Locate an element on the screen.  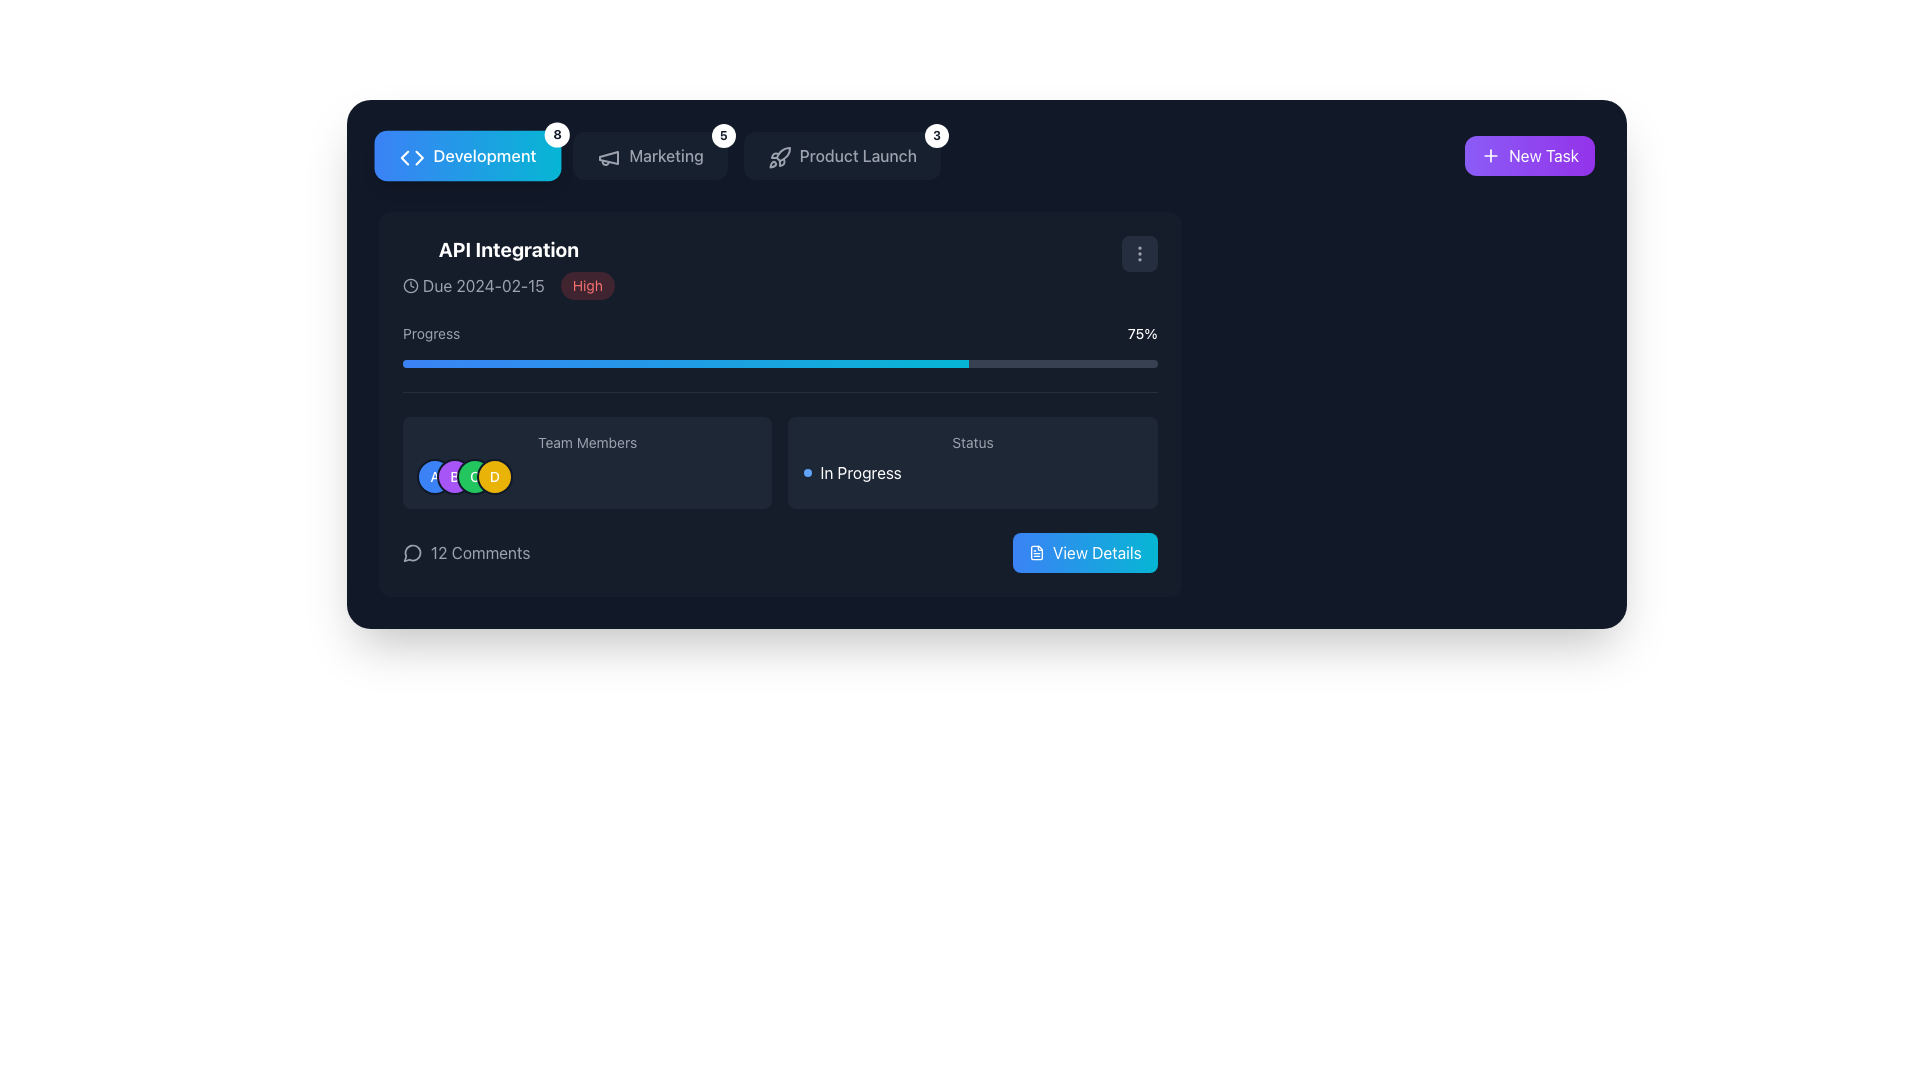
the SVG icon resembling a document or file with text lines, which is located inside the 'View Details' button at the bottom-right corner of the 'API Integration' section is located at coordinates (1036, 552).